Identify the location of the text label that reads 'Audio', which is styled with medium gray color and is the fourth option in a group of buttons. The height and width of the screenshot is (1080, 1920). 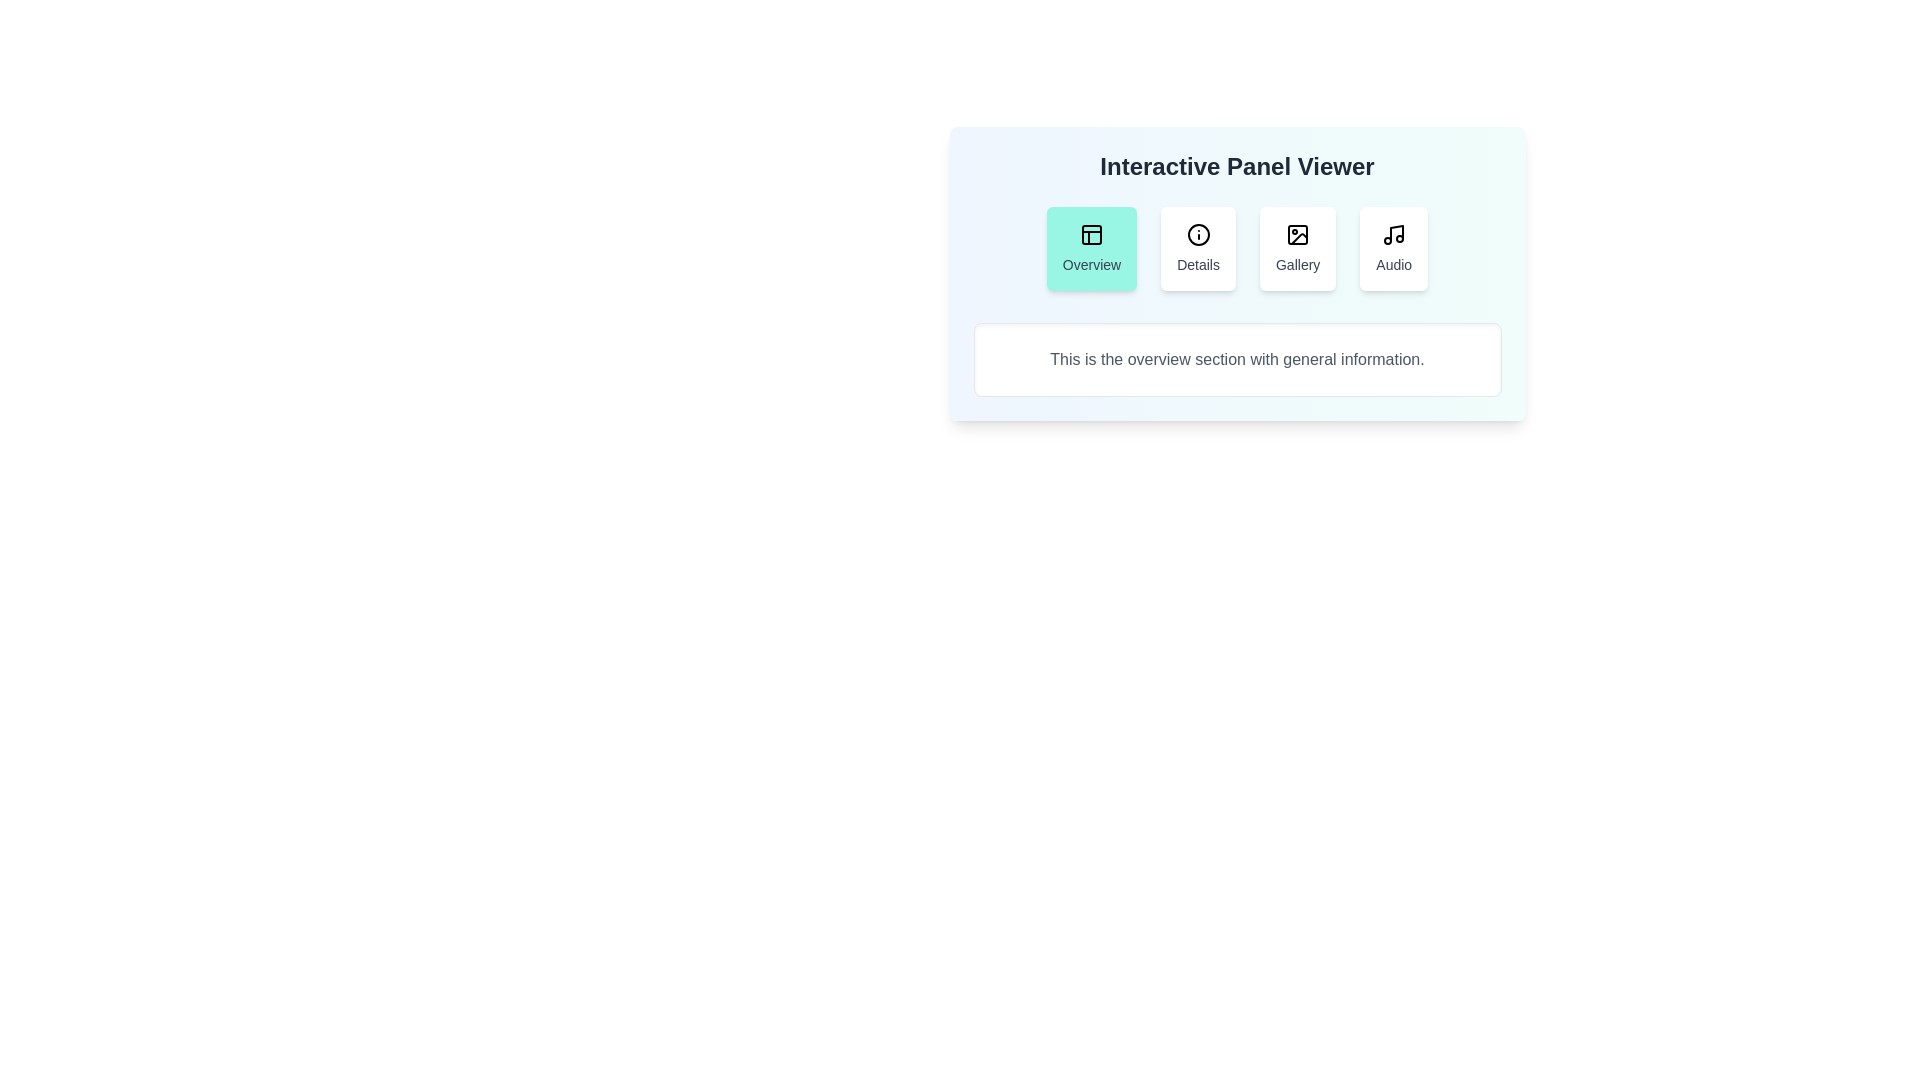
(1393, 264).